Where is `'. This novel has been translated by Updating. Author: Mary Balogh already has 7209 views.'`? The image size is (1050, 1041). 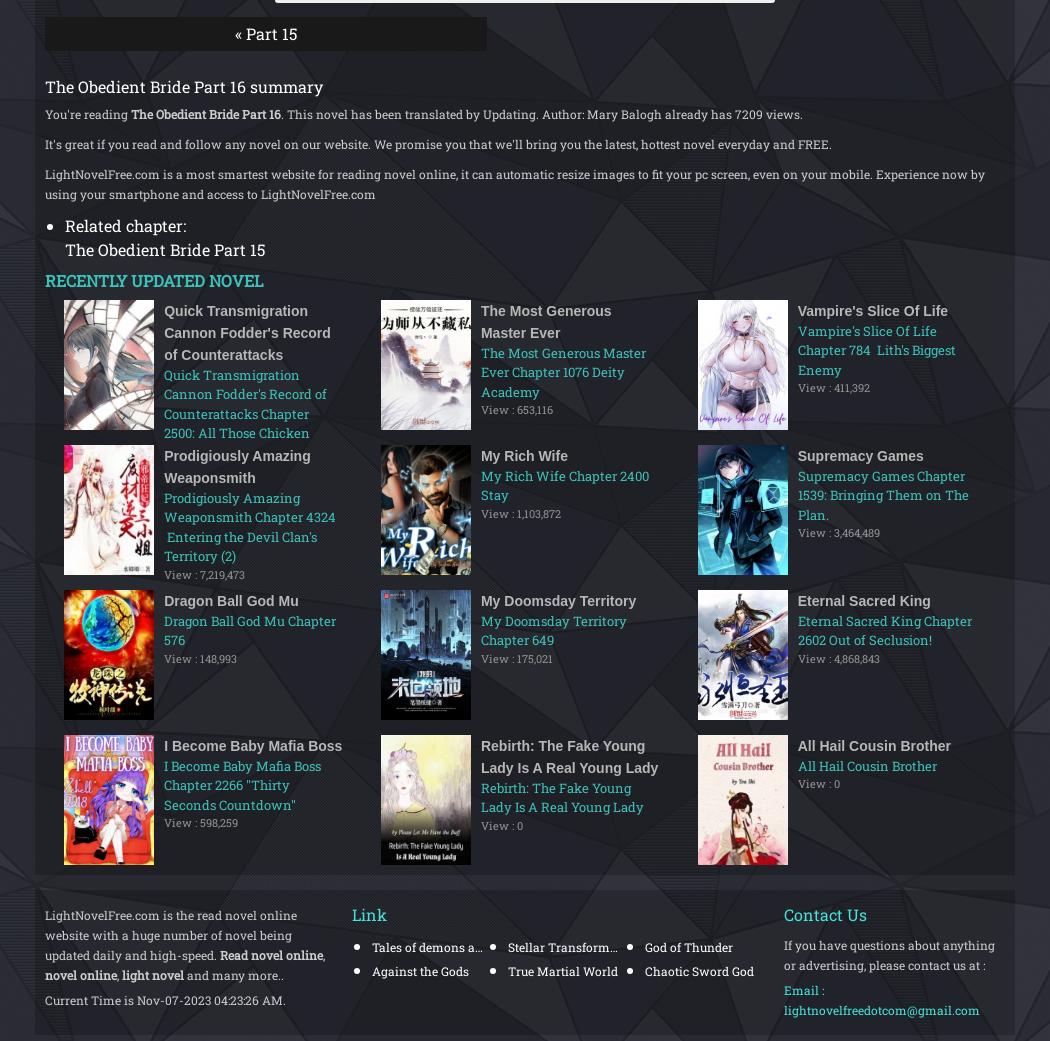
'. This novel has been translated by Updating. Author: Mary Balogh already has 7209 views.' is located at coordinates (542, 112).